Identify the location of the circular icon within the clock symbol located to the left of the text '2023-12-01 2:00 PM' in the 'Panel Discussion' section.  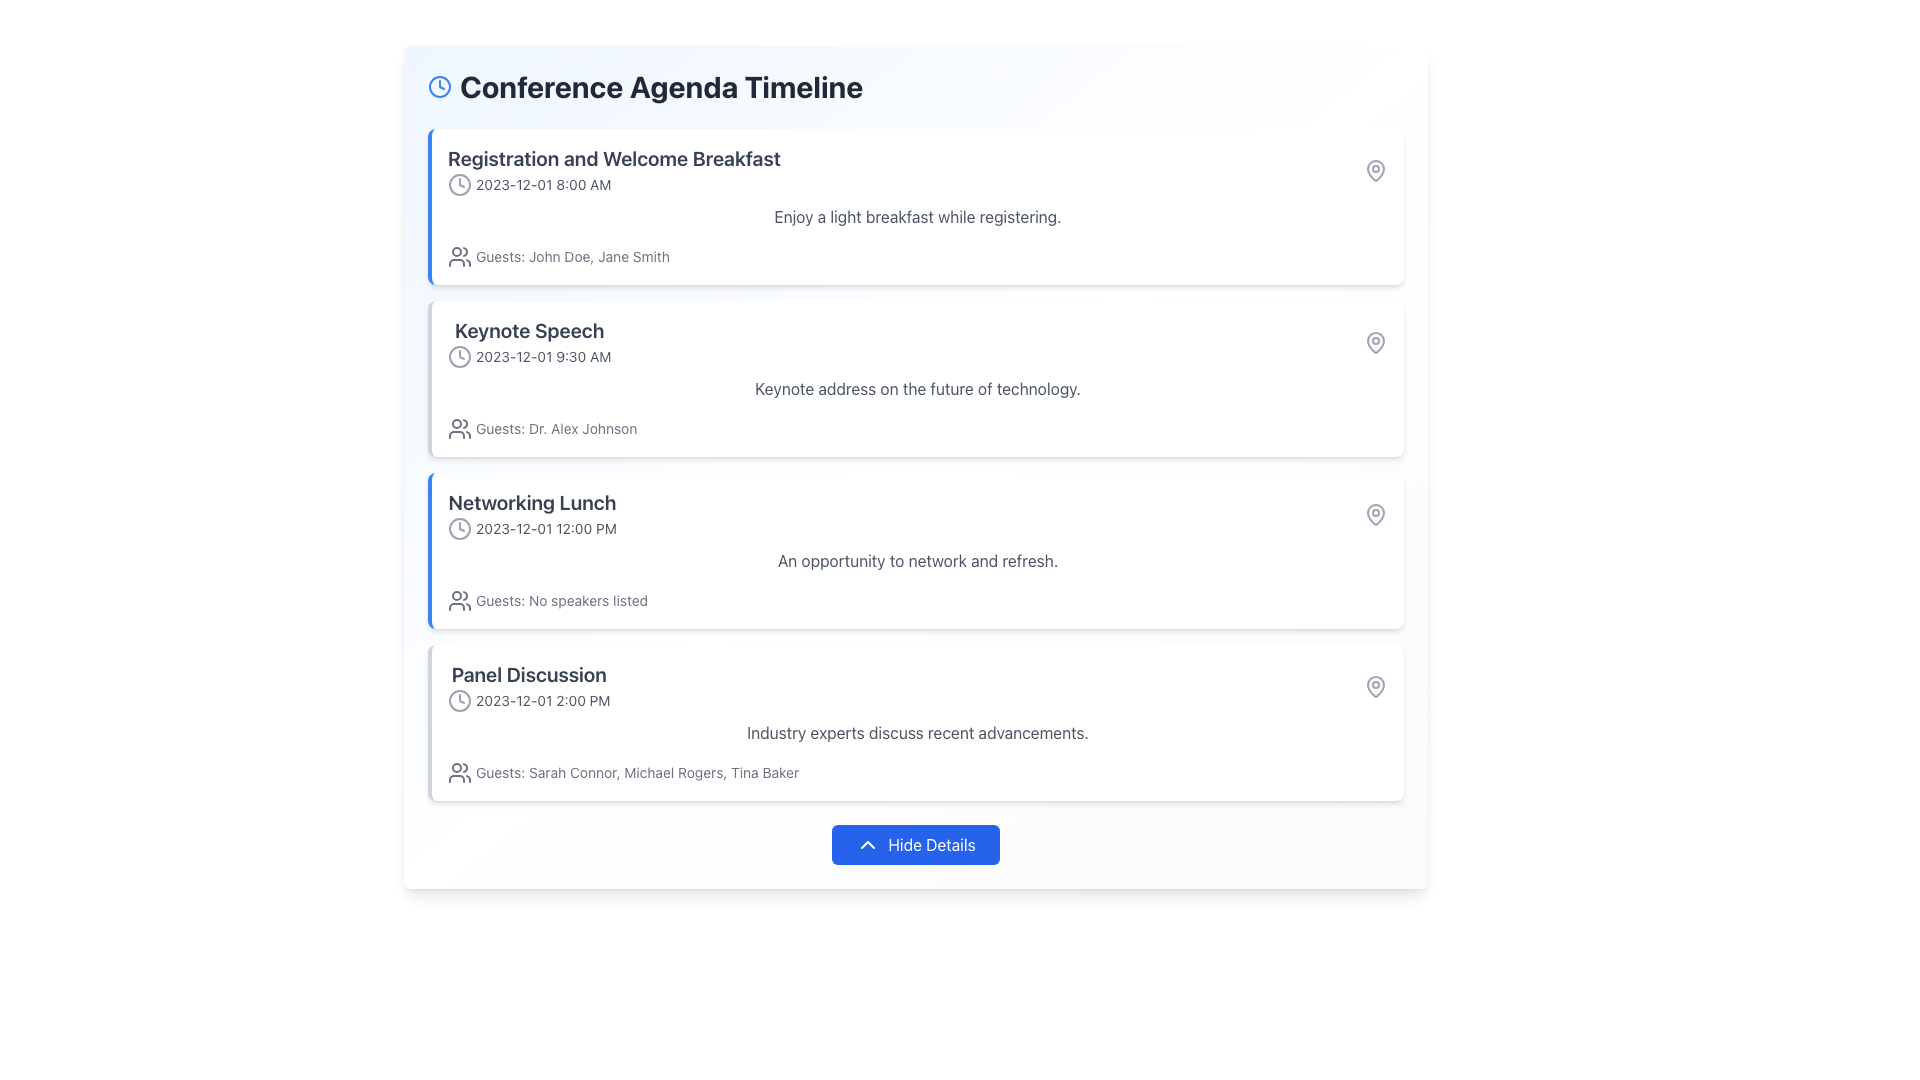
(459, 700).